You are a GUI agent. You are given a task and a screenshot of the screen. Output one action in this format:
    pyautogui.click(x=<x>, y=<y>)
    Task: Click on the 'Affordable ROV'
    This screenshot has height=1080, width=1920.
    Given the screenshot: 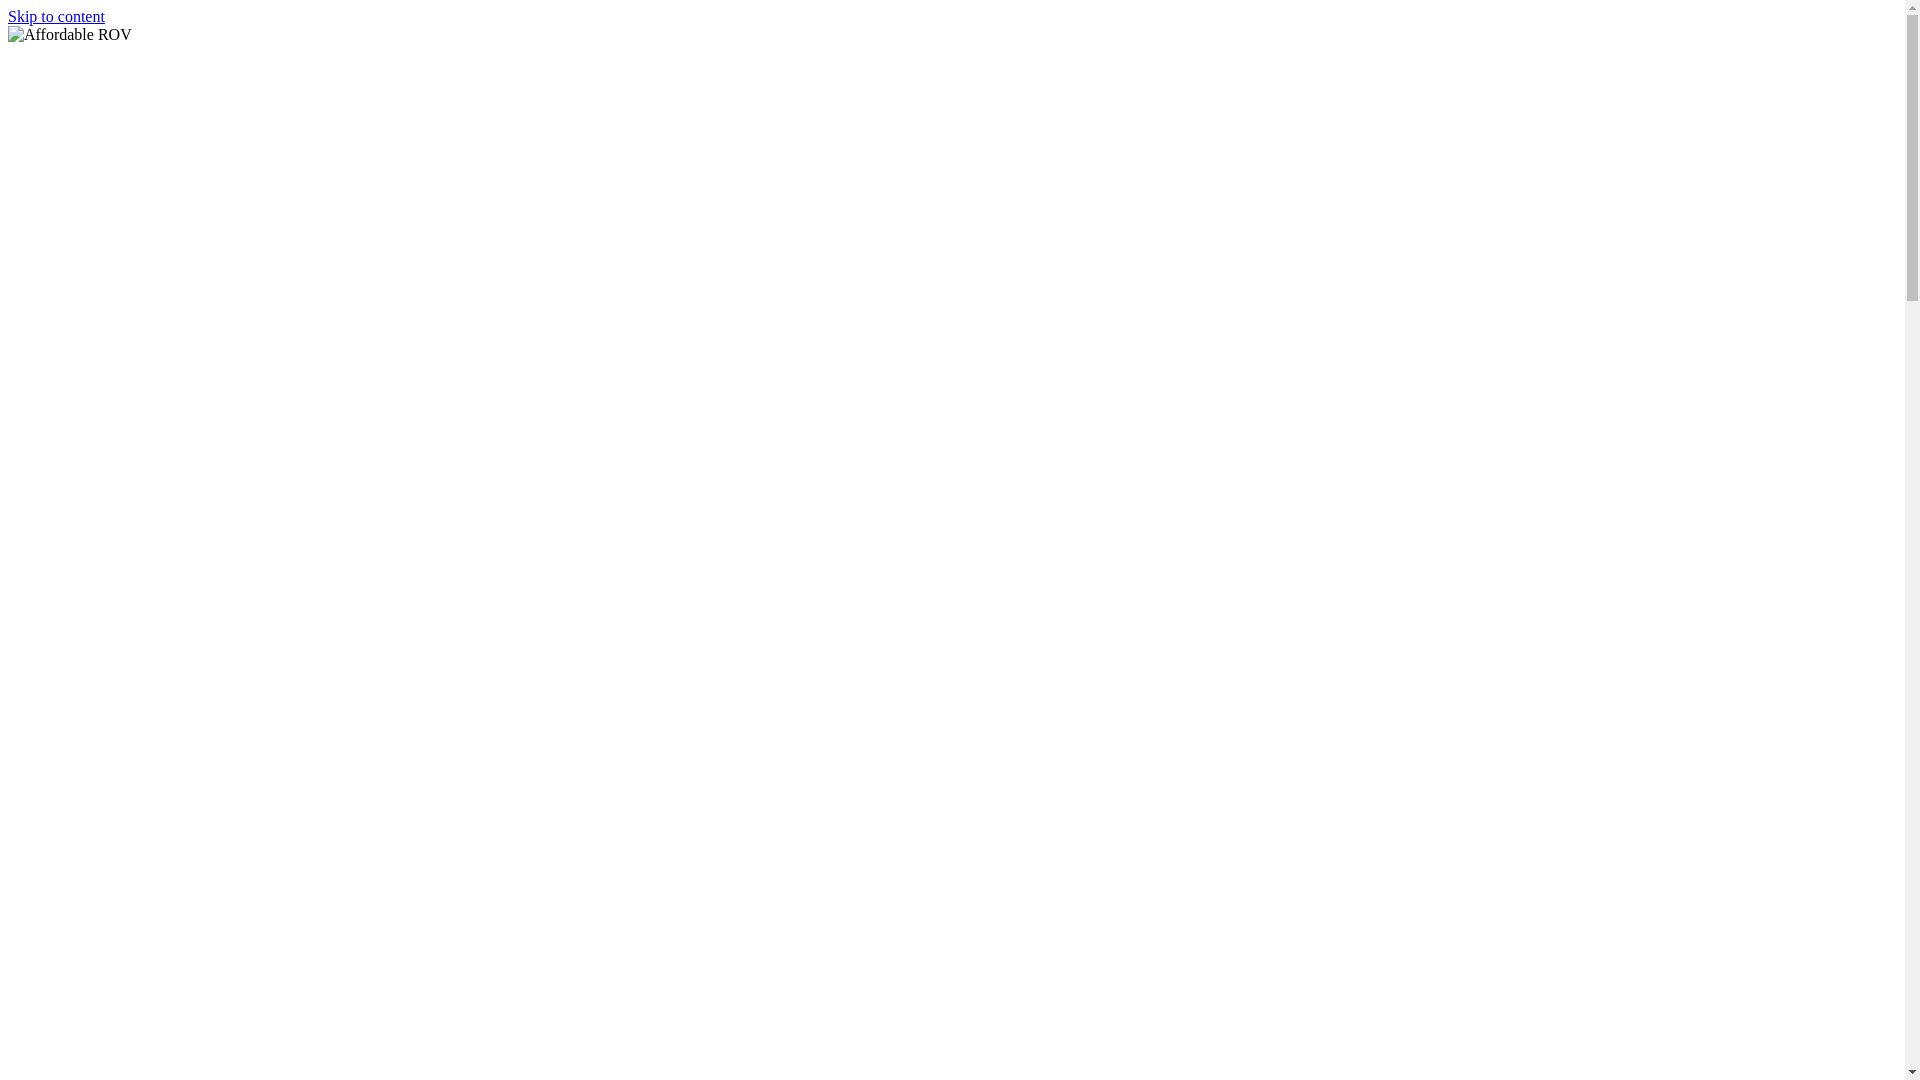 What is the action you would take?
    pyautogui.click(x=54, y=59)
    